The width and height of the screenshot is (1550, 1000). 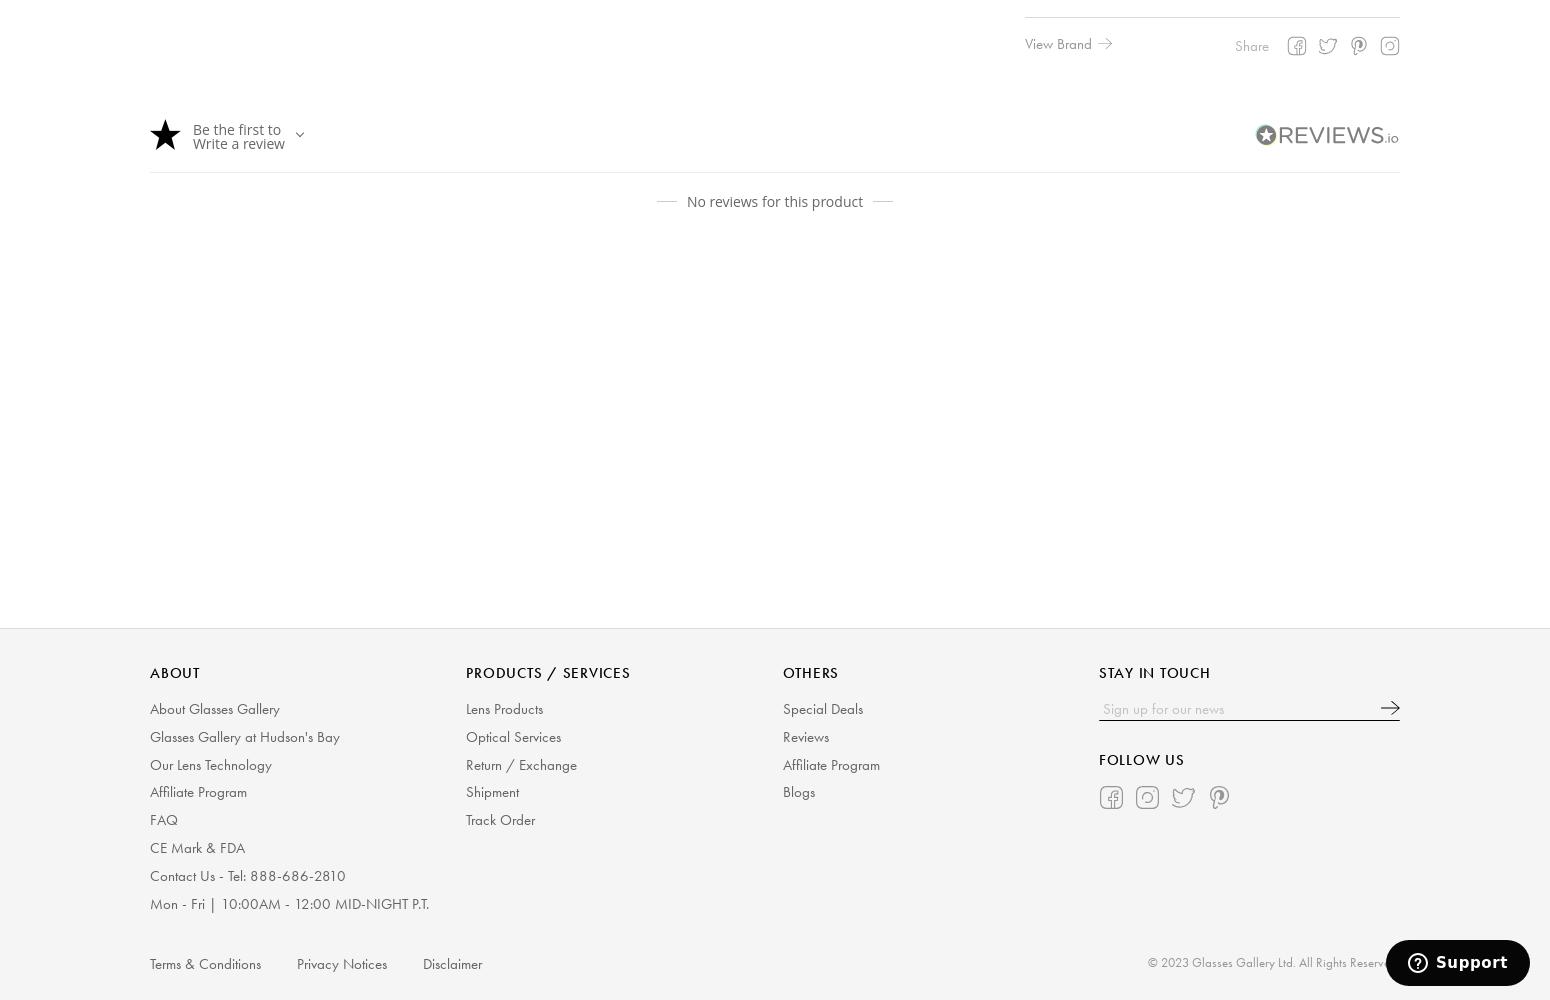 I want to click on 'Share', so click(x=1250, y=45).